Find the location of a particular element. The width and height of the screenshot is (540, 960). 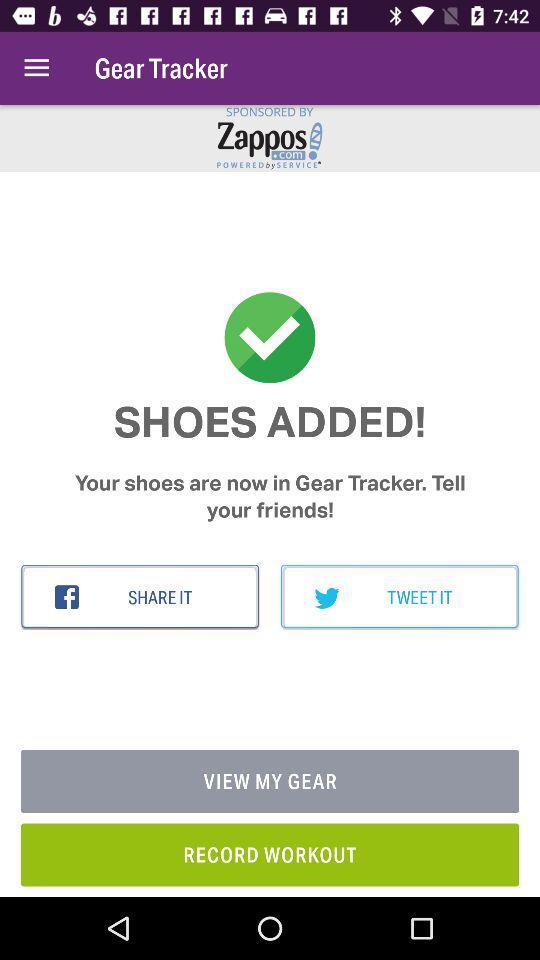

the share it on the left is located at coordinates (139, 597).